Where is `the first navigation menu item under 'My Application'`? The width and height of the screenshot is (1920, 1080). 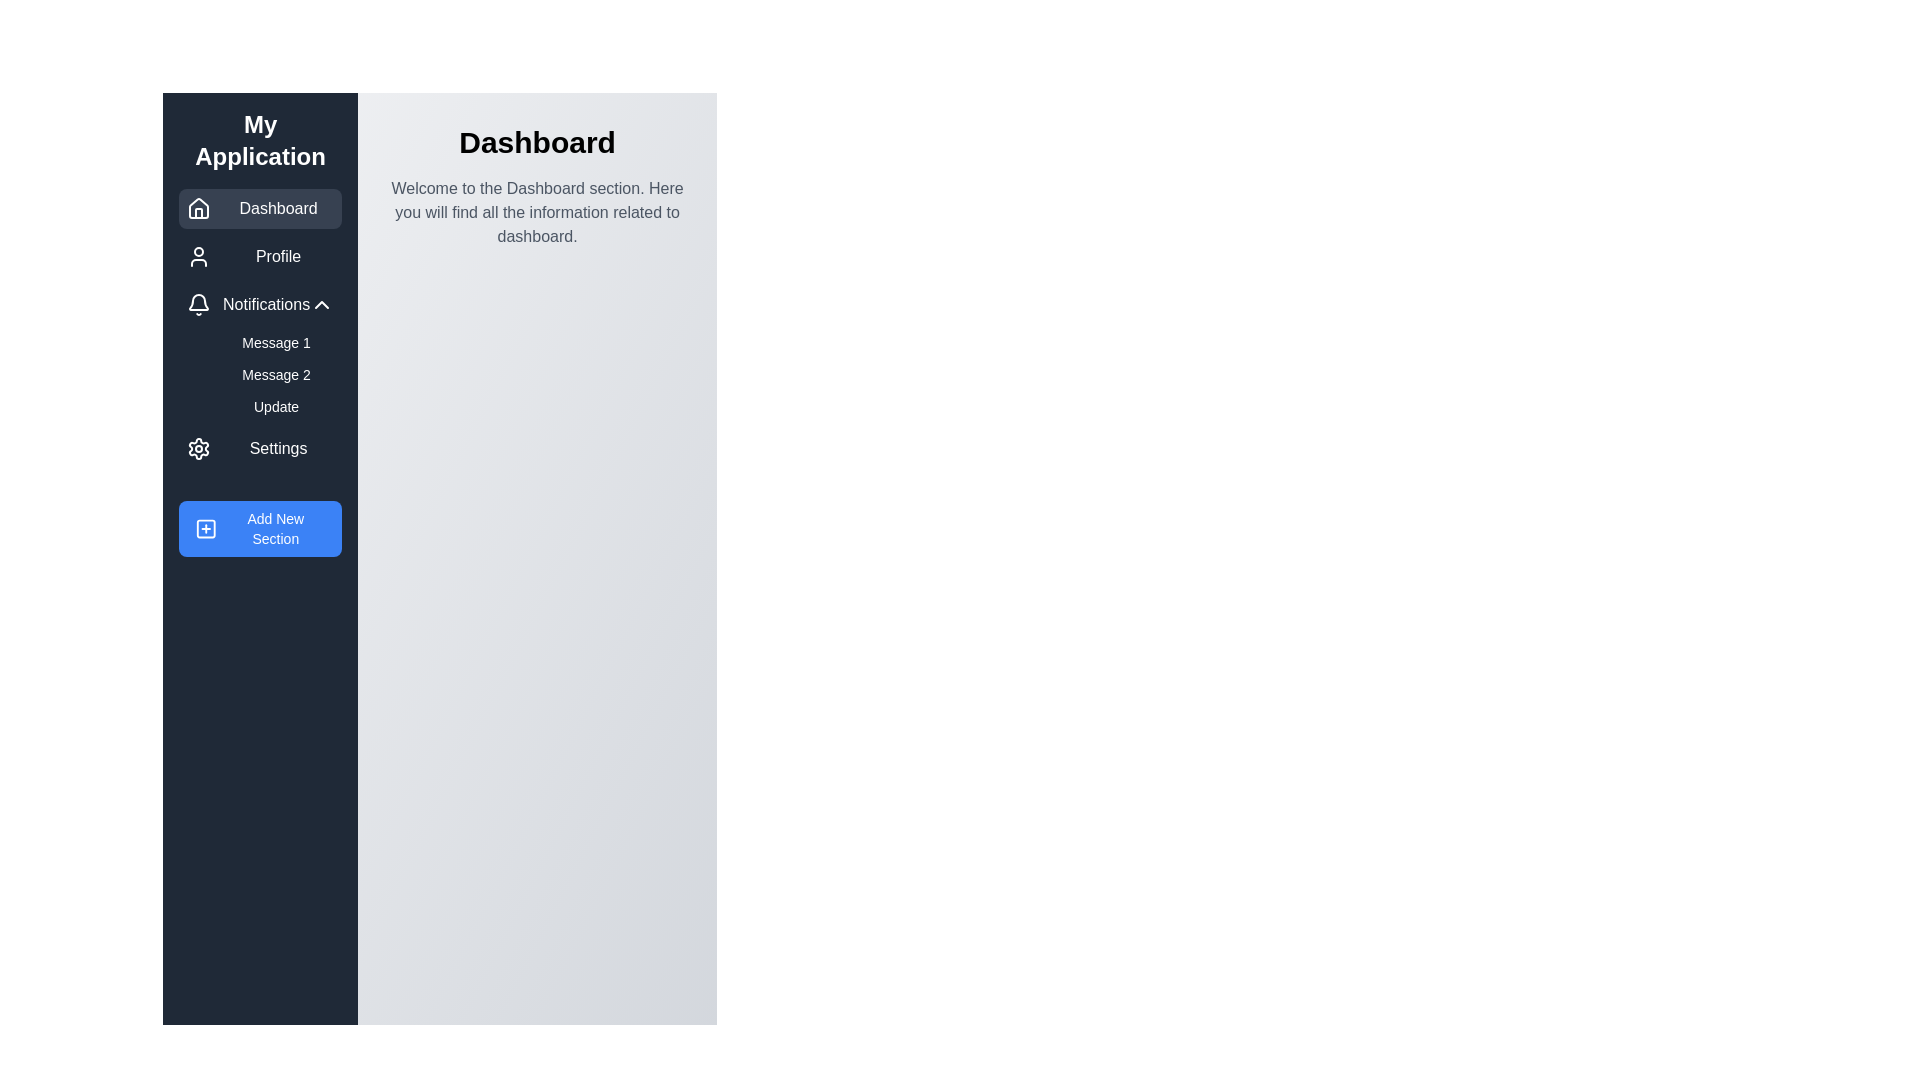
the first navigation menu item under 'My Application' is located at coordinates (259, 208).